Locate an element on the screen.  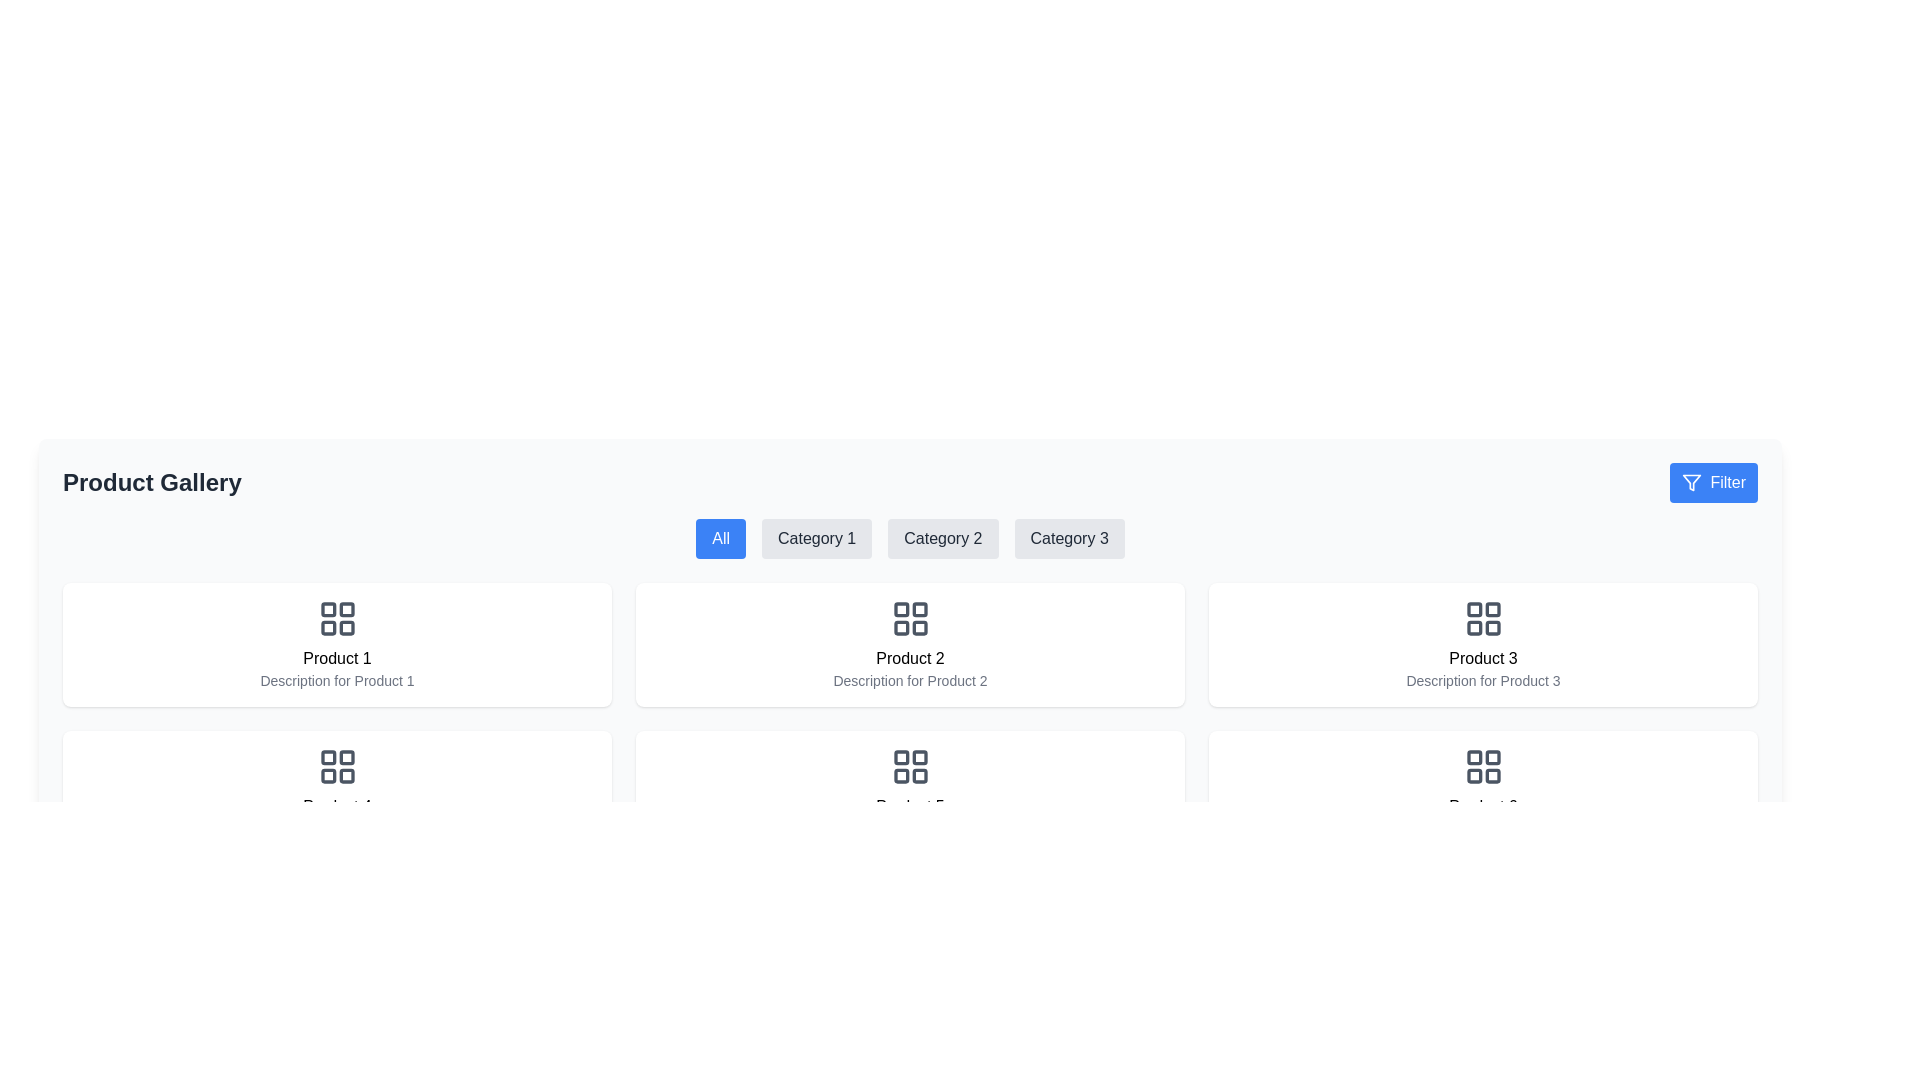
the decorative icon representing 'Product 3' by moving the cursor to its center point is located at coordinates (1483, 617).